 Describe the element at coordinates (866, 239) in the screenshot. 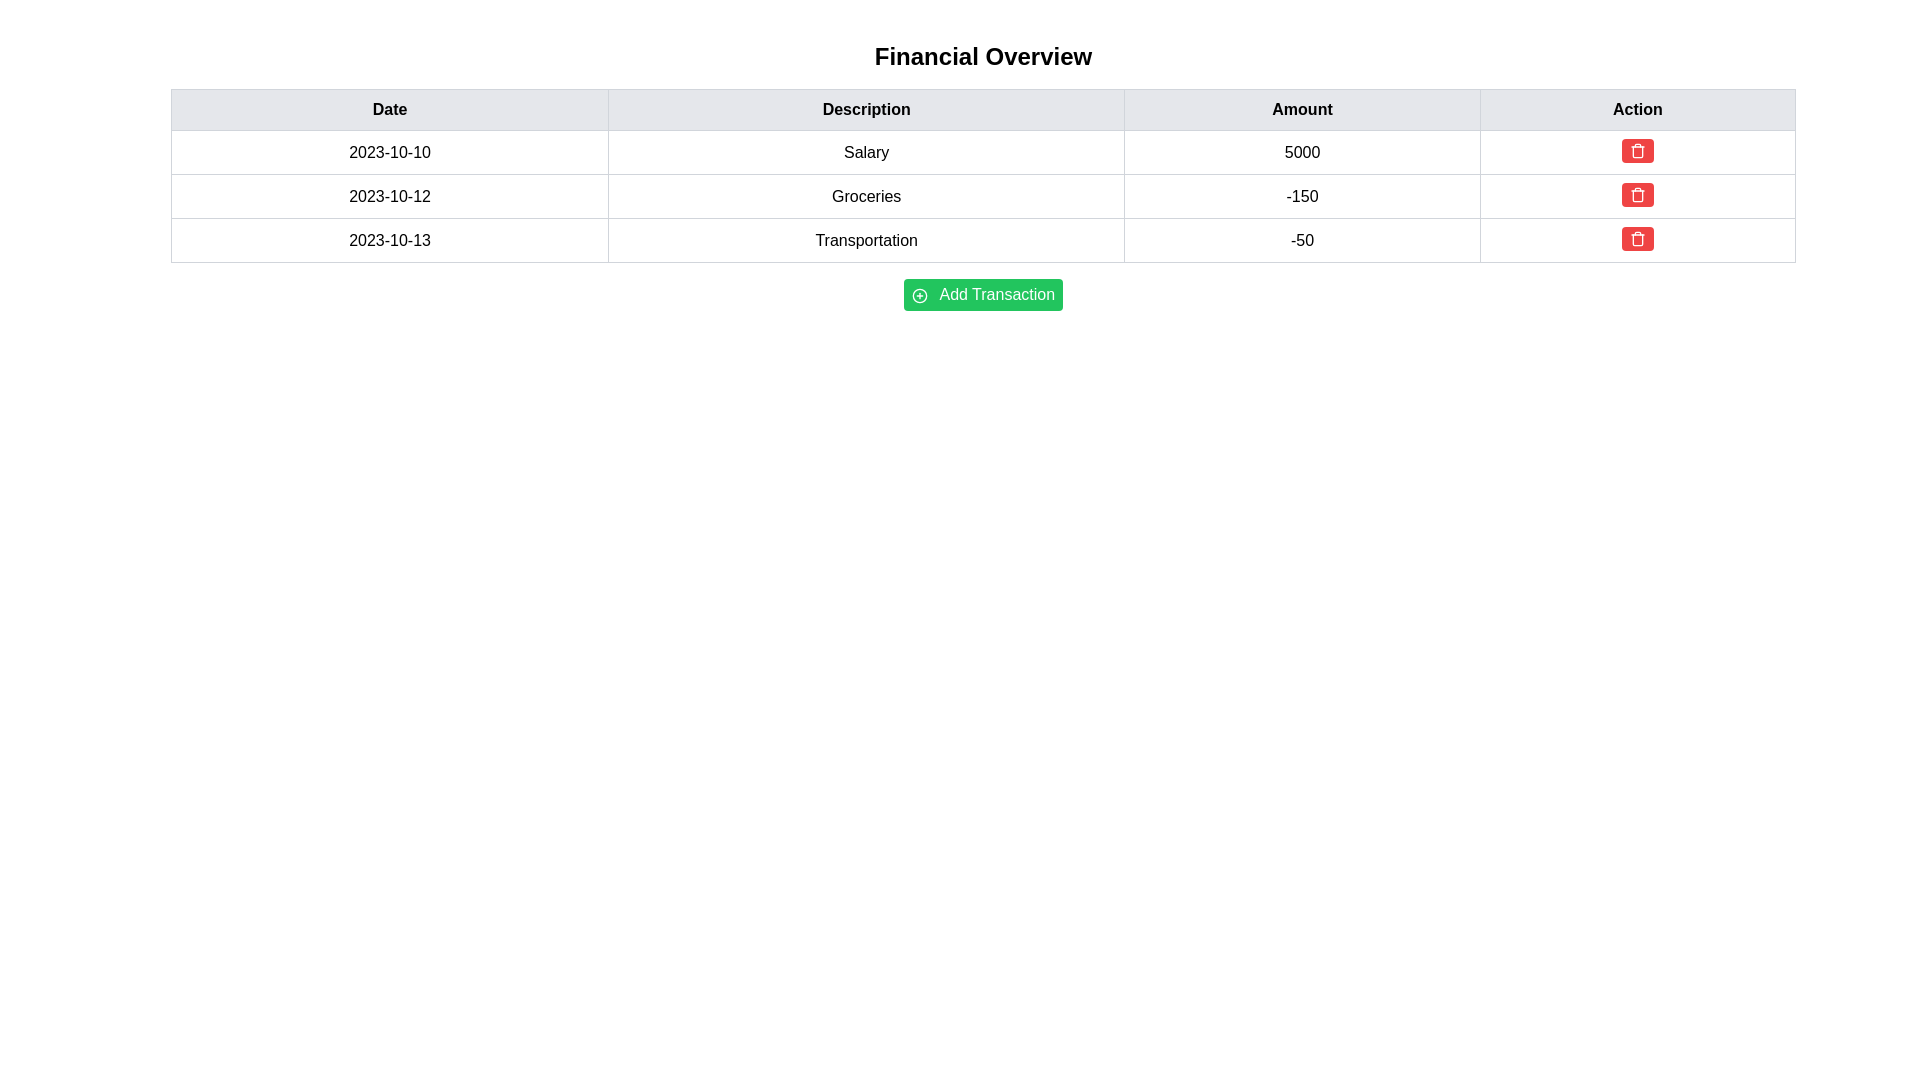

I see `the 'Transportation' text label in the second cell of the row labelled '2023-10-13' under the 'Description' column` at that location.